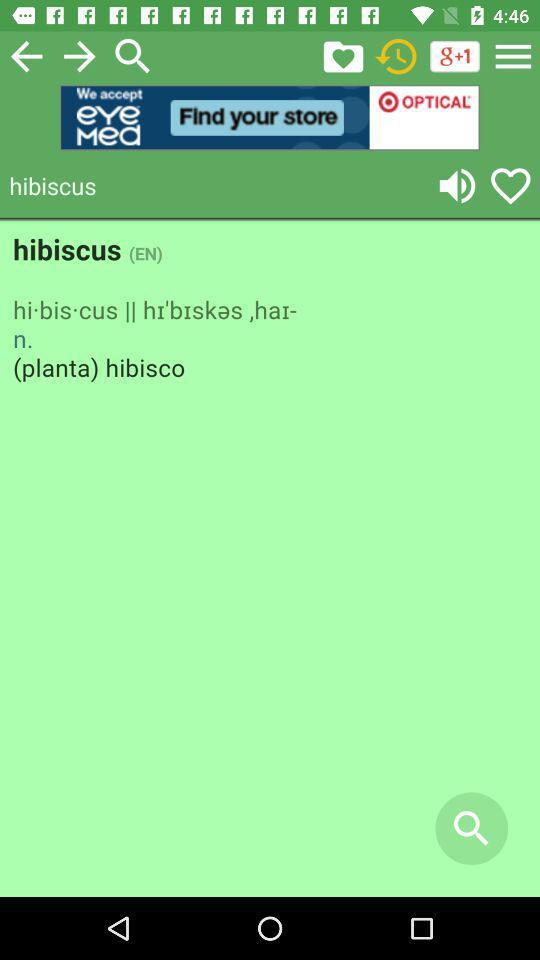 This screenshot has height=960, width=540. What do you see at coordinates (510, 185) in the screenshot?
I see `translated words` at bounding box center [510, 185].